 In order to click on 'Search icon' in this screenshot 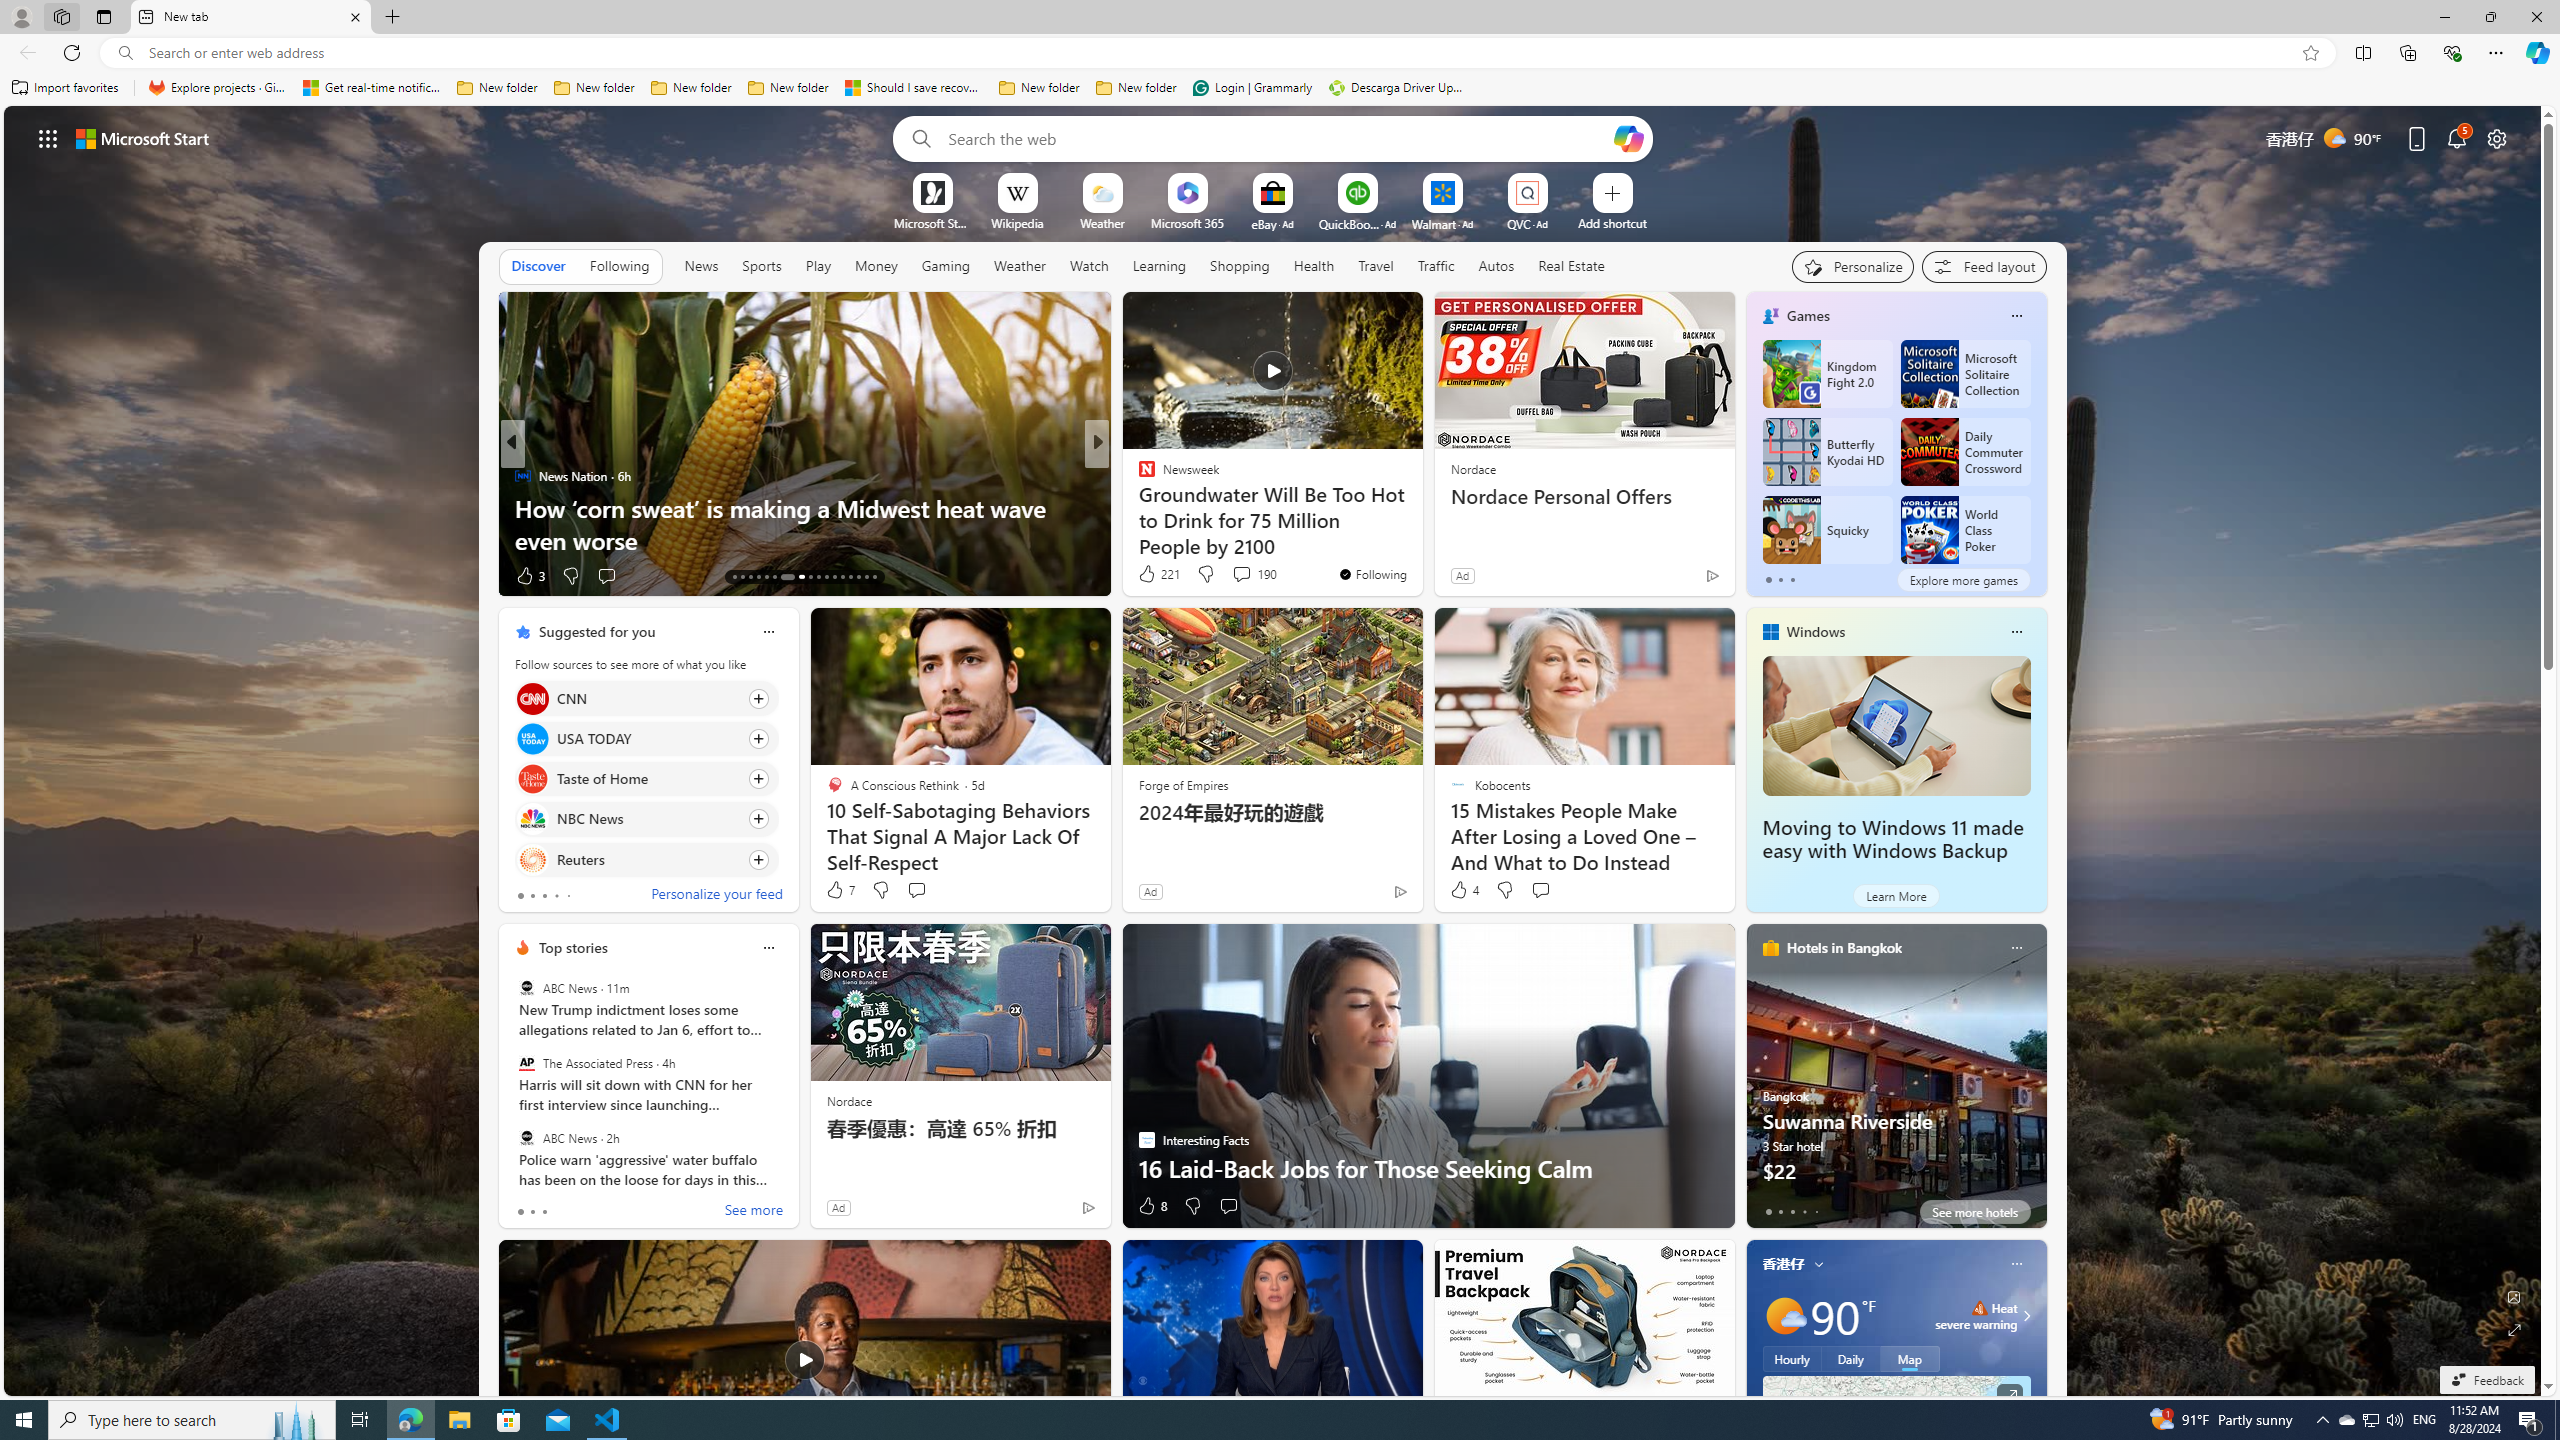, I will do `click(125, 53)`.